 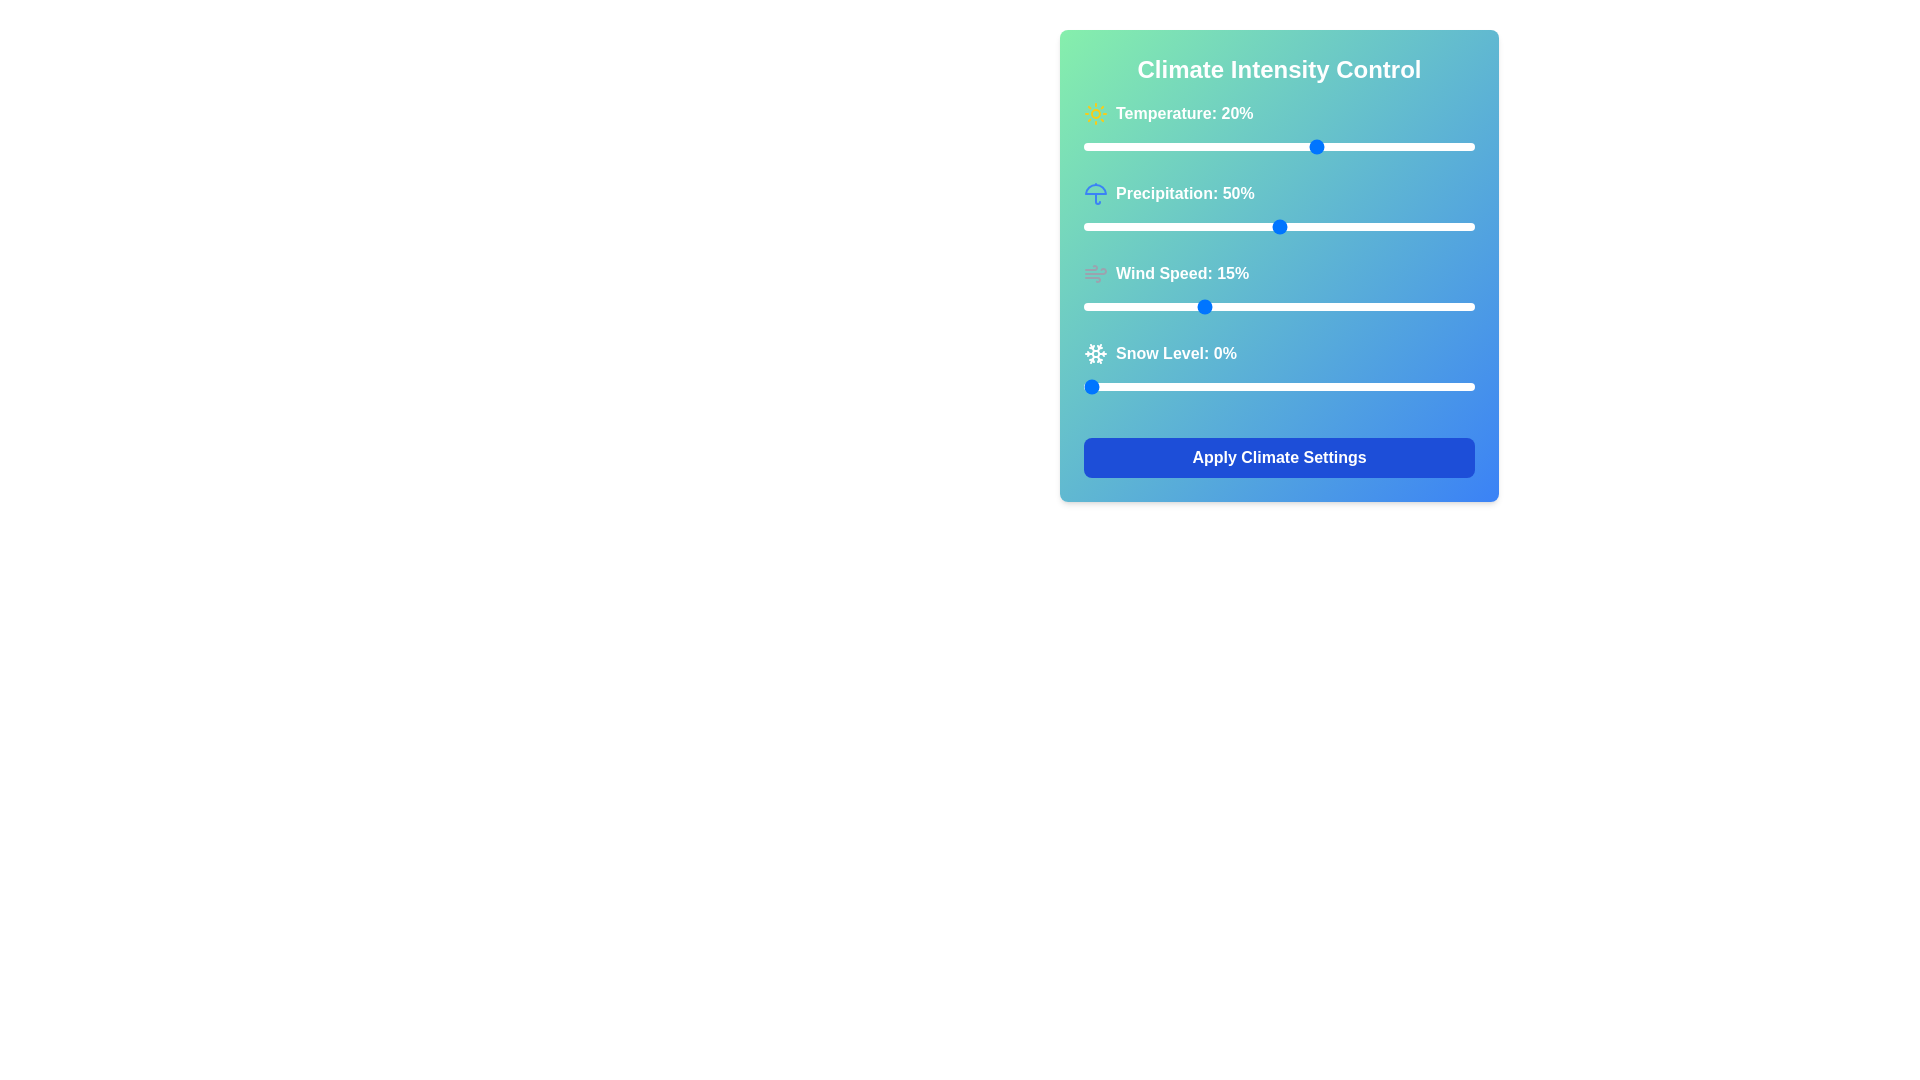 I want to click on the snow level, so click(x=1130, y=386).